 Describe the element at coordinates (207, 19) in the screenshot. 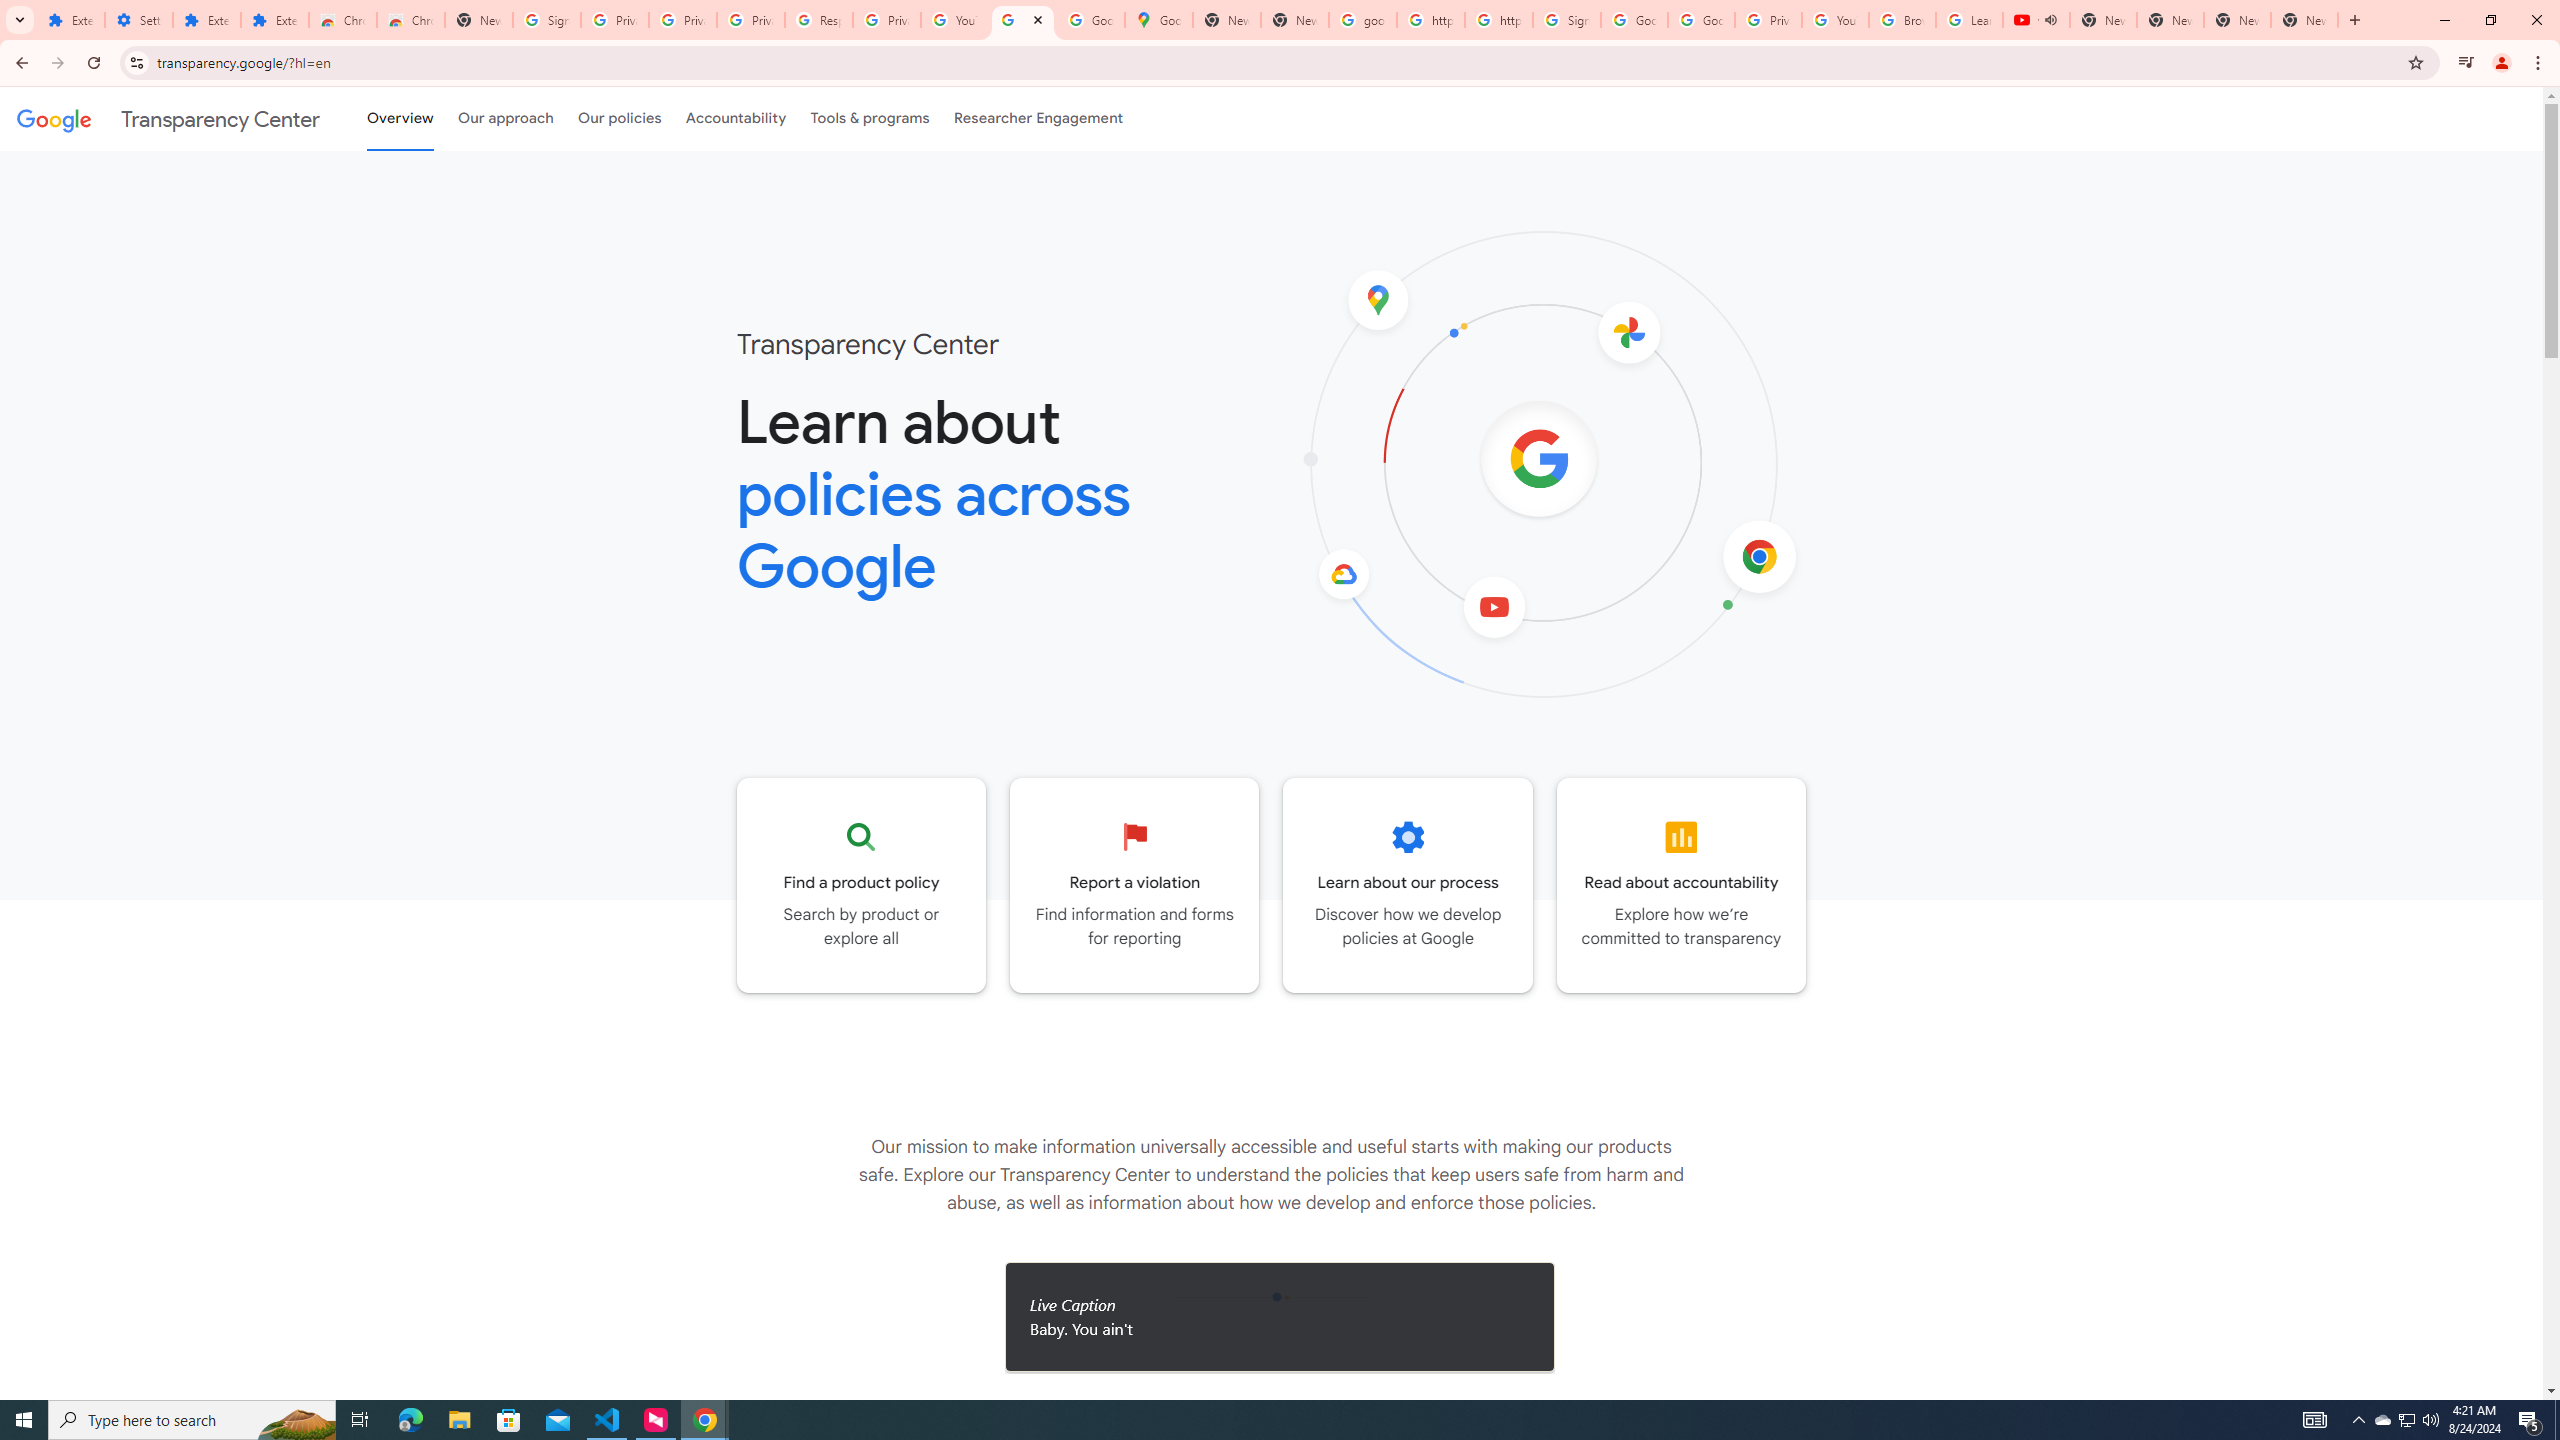

I see `'Extensions'` at that location.